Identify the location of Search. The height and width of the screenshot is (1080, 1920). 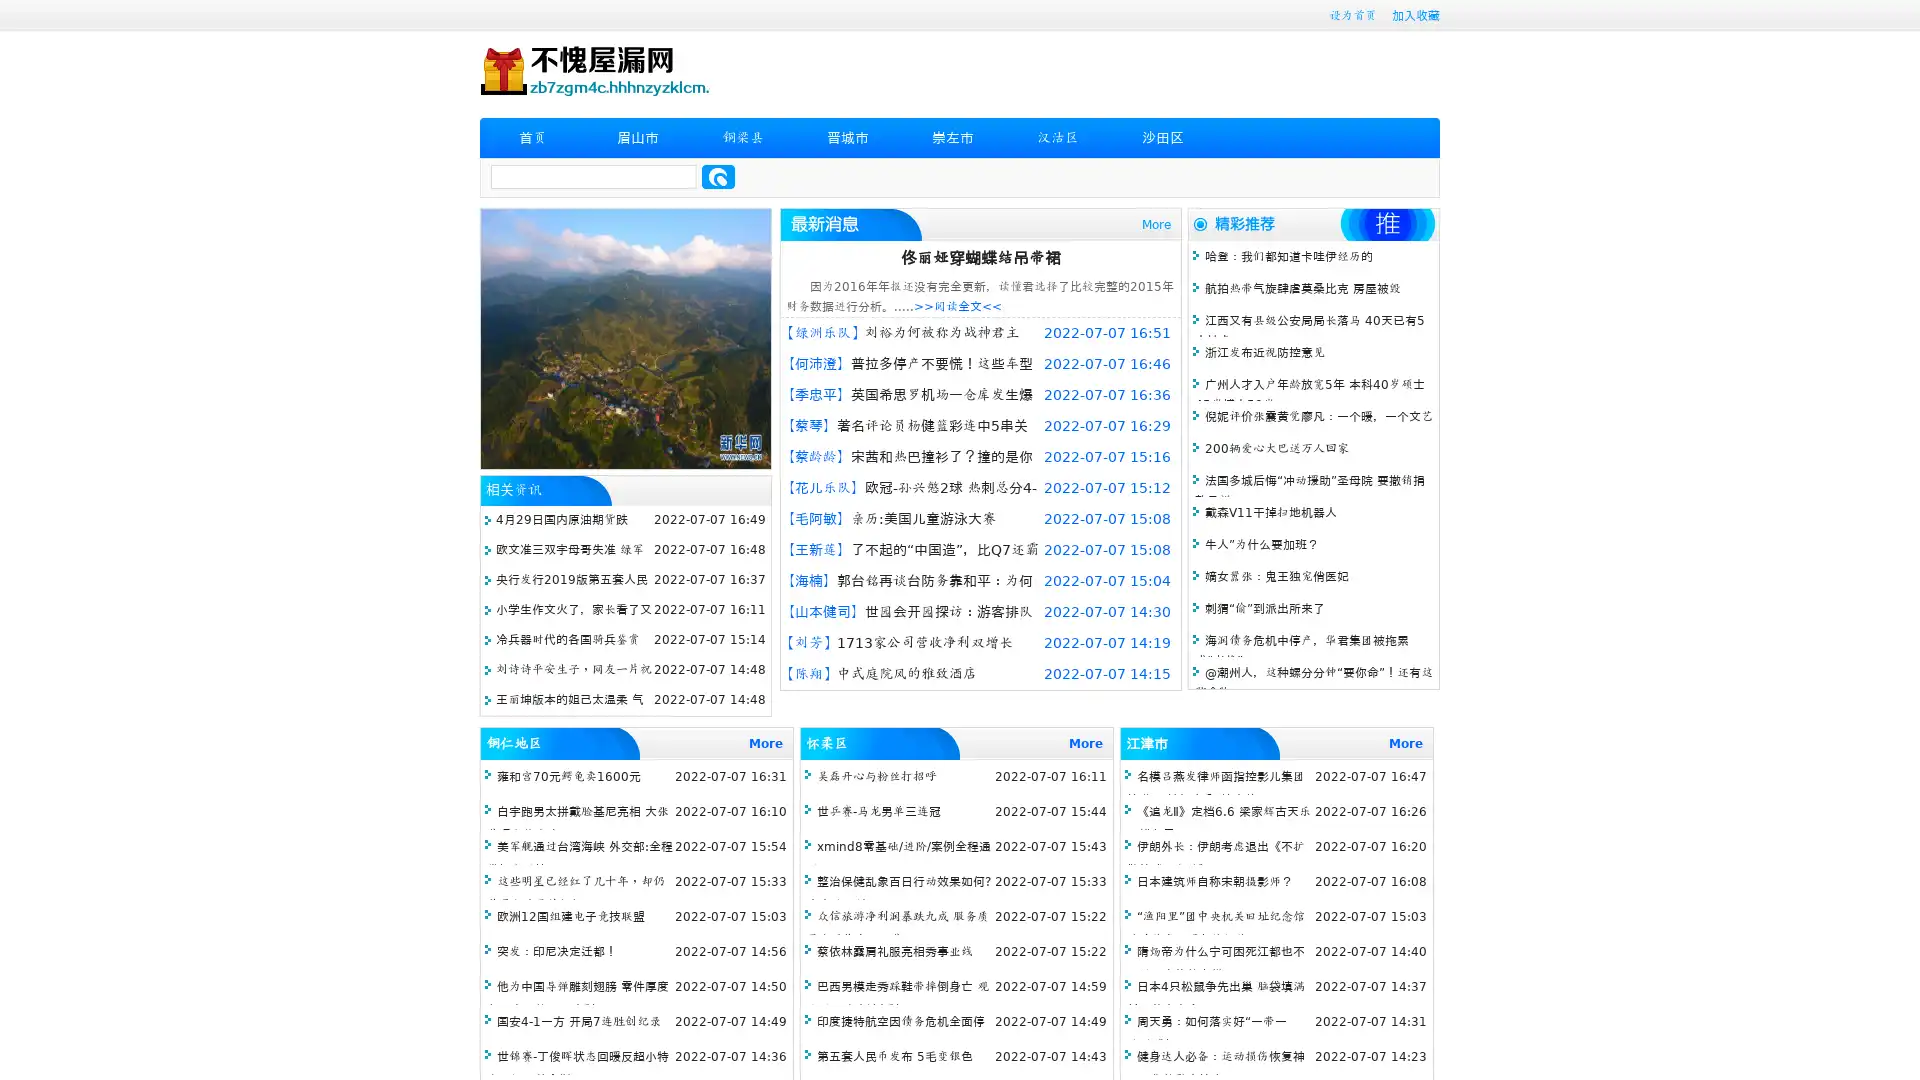
(718, 176).